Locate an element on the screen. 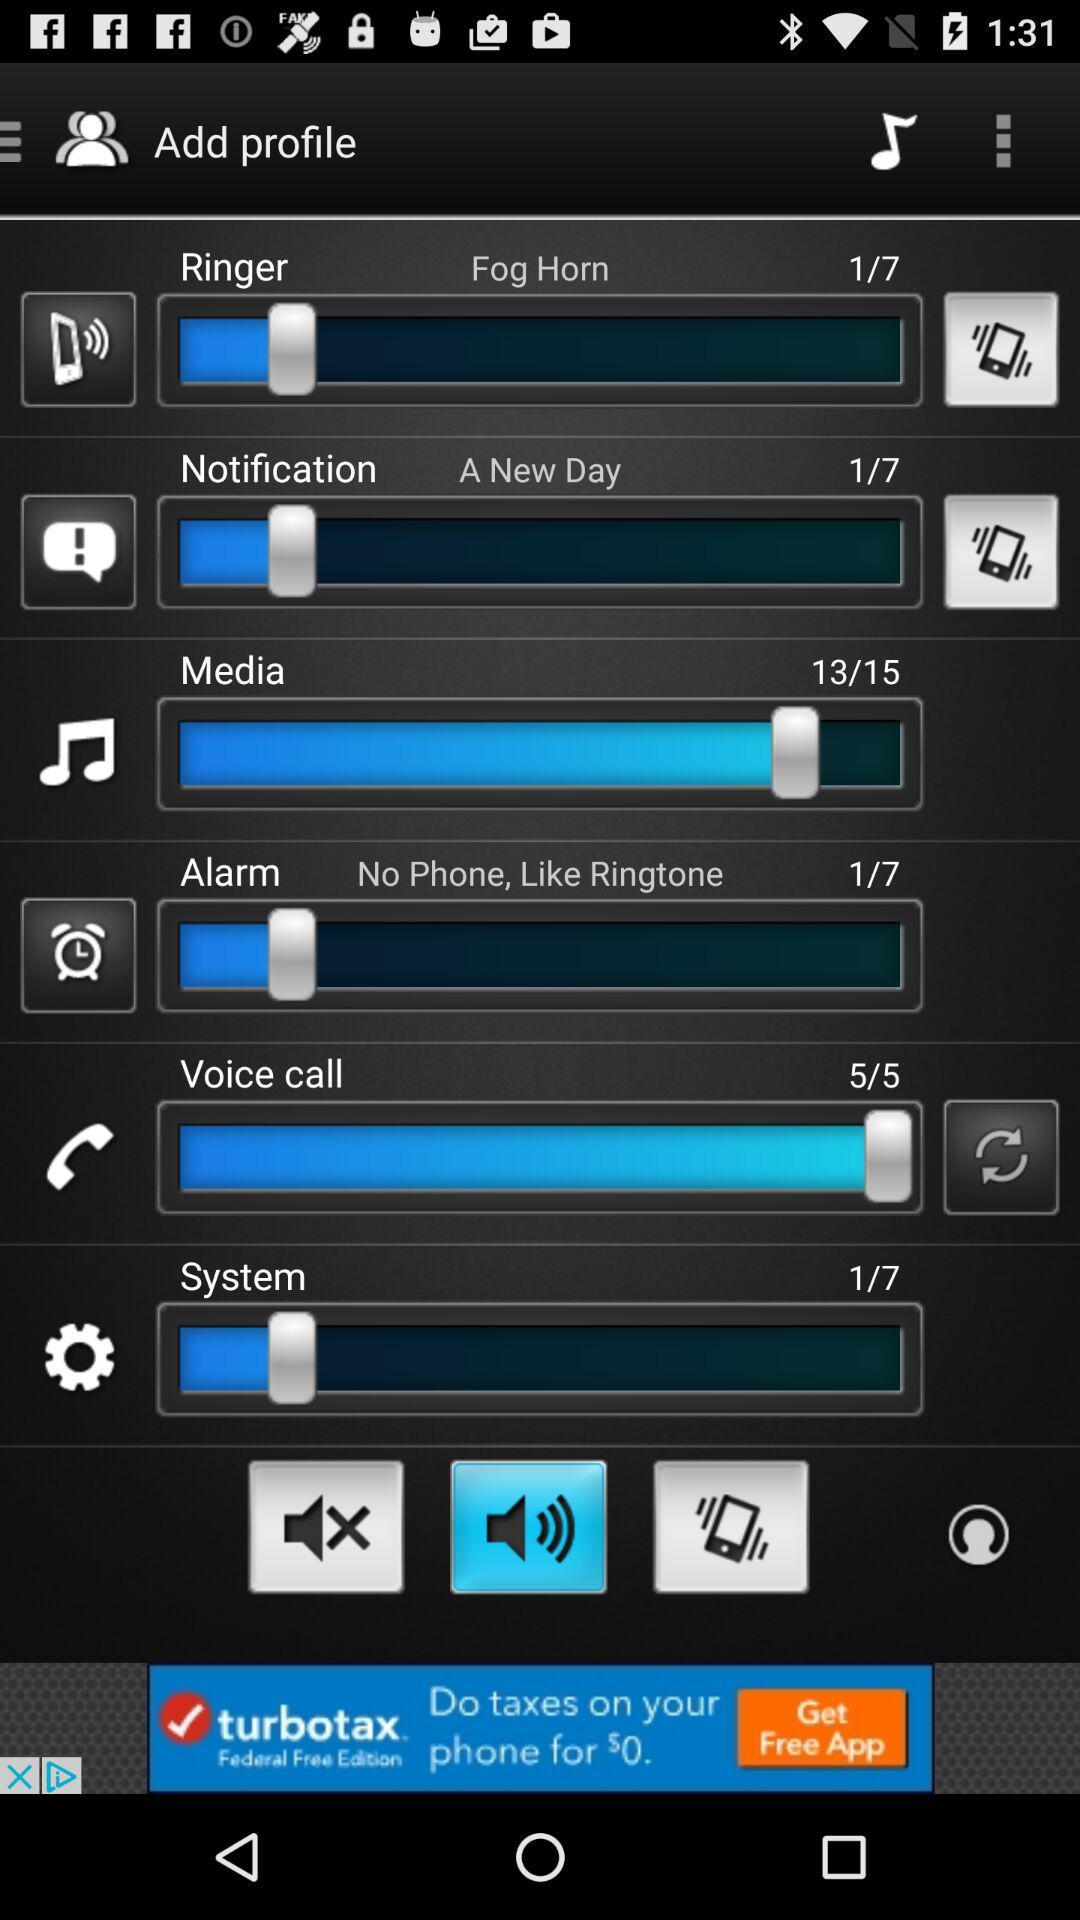 This screenshot has height=1920, width=1080. mute button which is on the bottom of page is located at coordinates (325, 1526).